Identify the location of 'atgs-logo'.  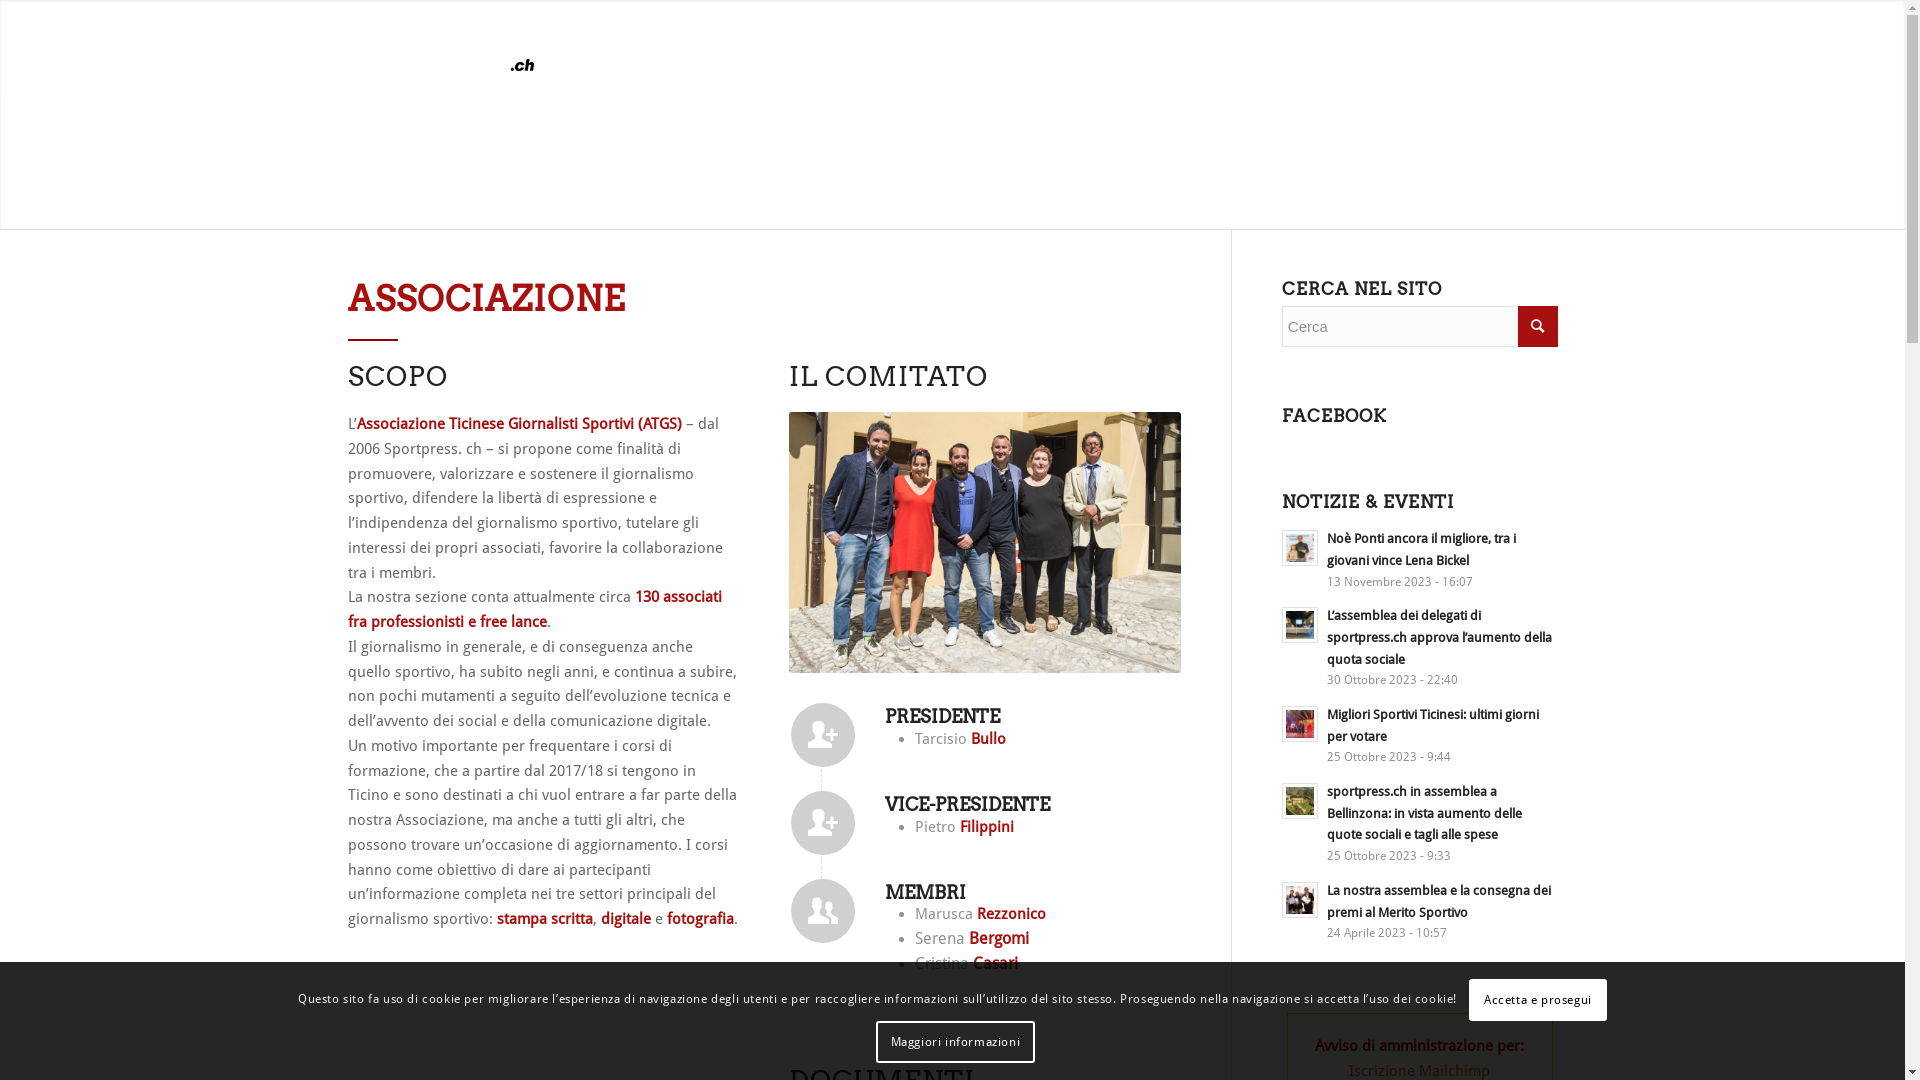
(445, 45).